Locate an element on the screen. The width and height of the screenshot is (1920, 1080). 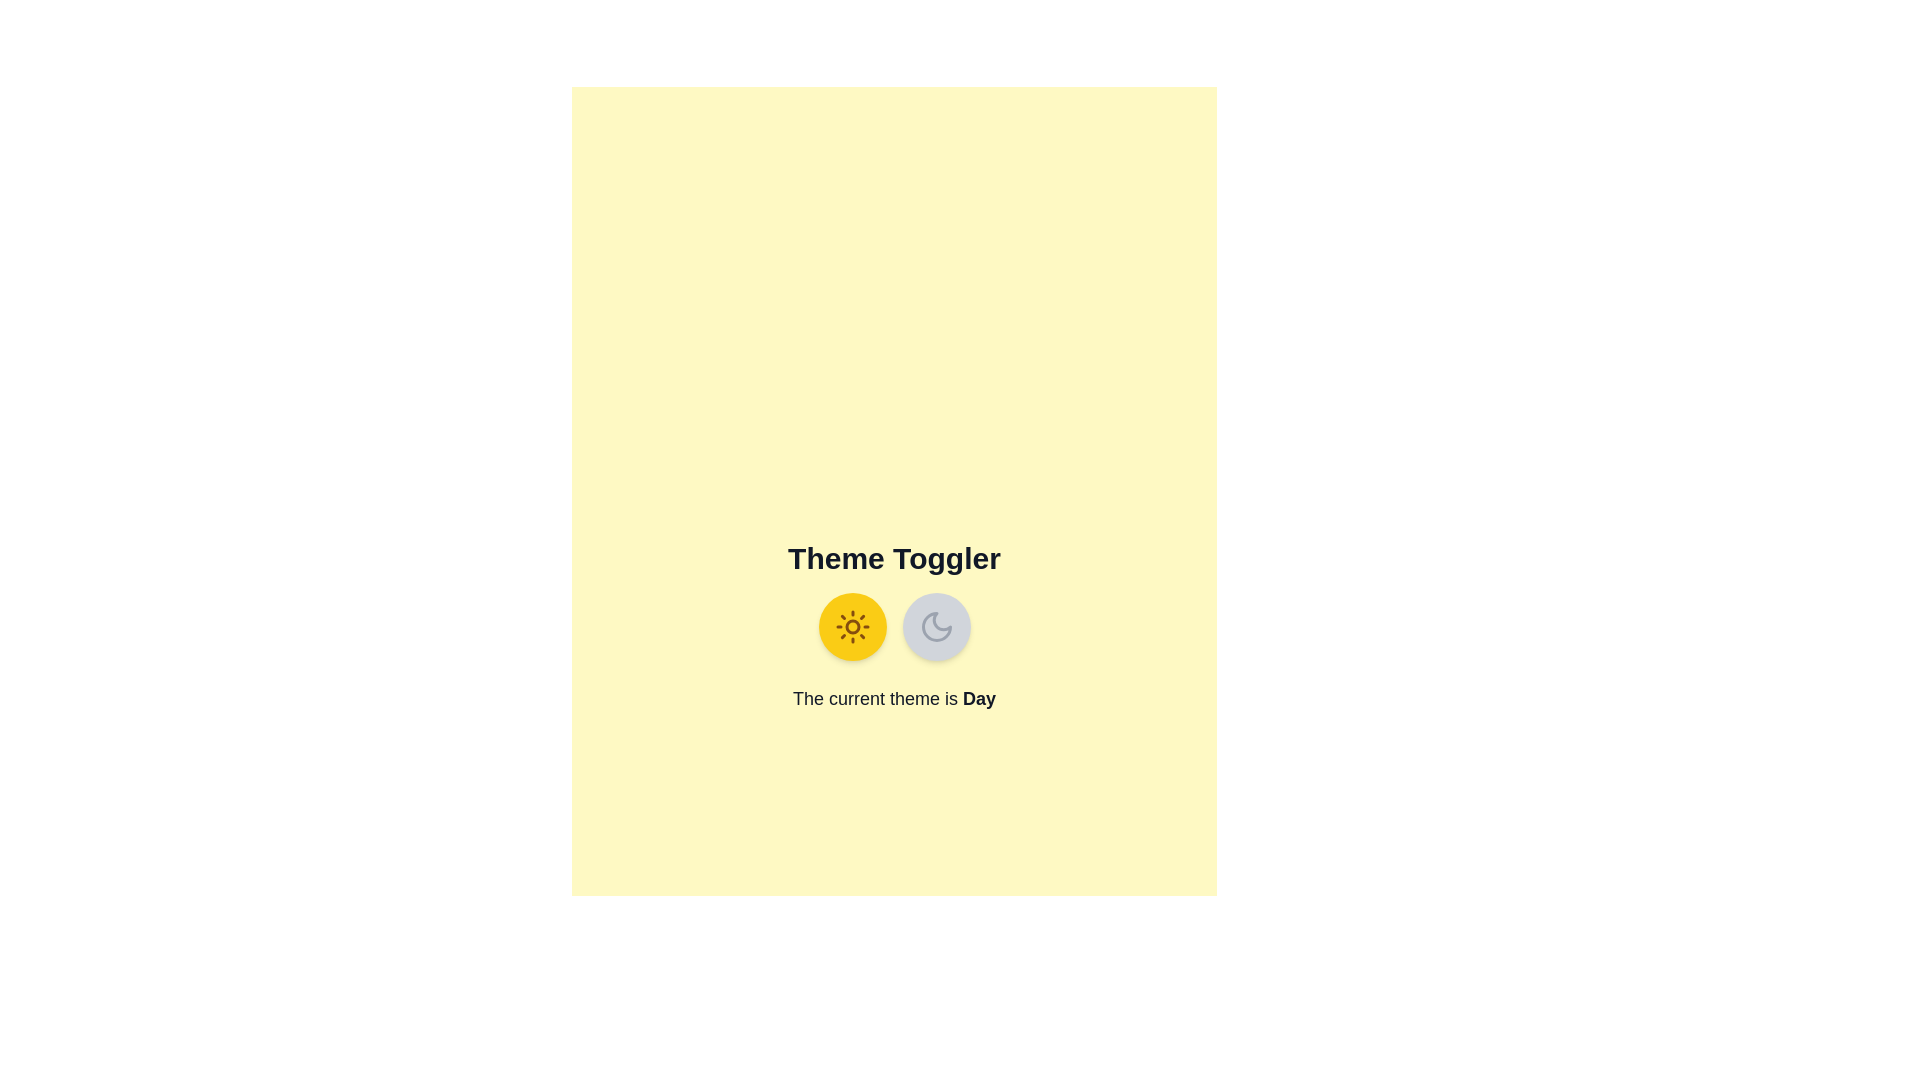
the button representing night theme to observe the hover effect is located at coordinates (935, 626).